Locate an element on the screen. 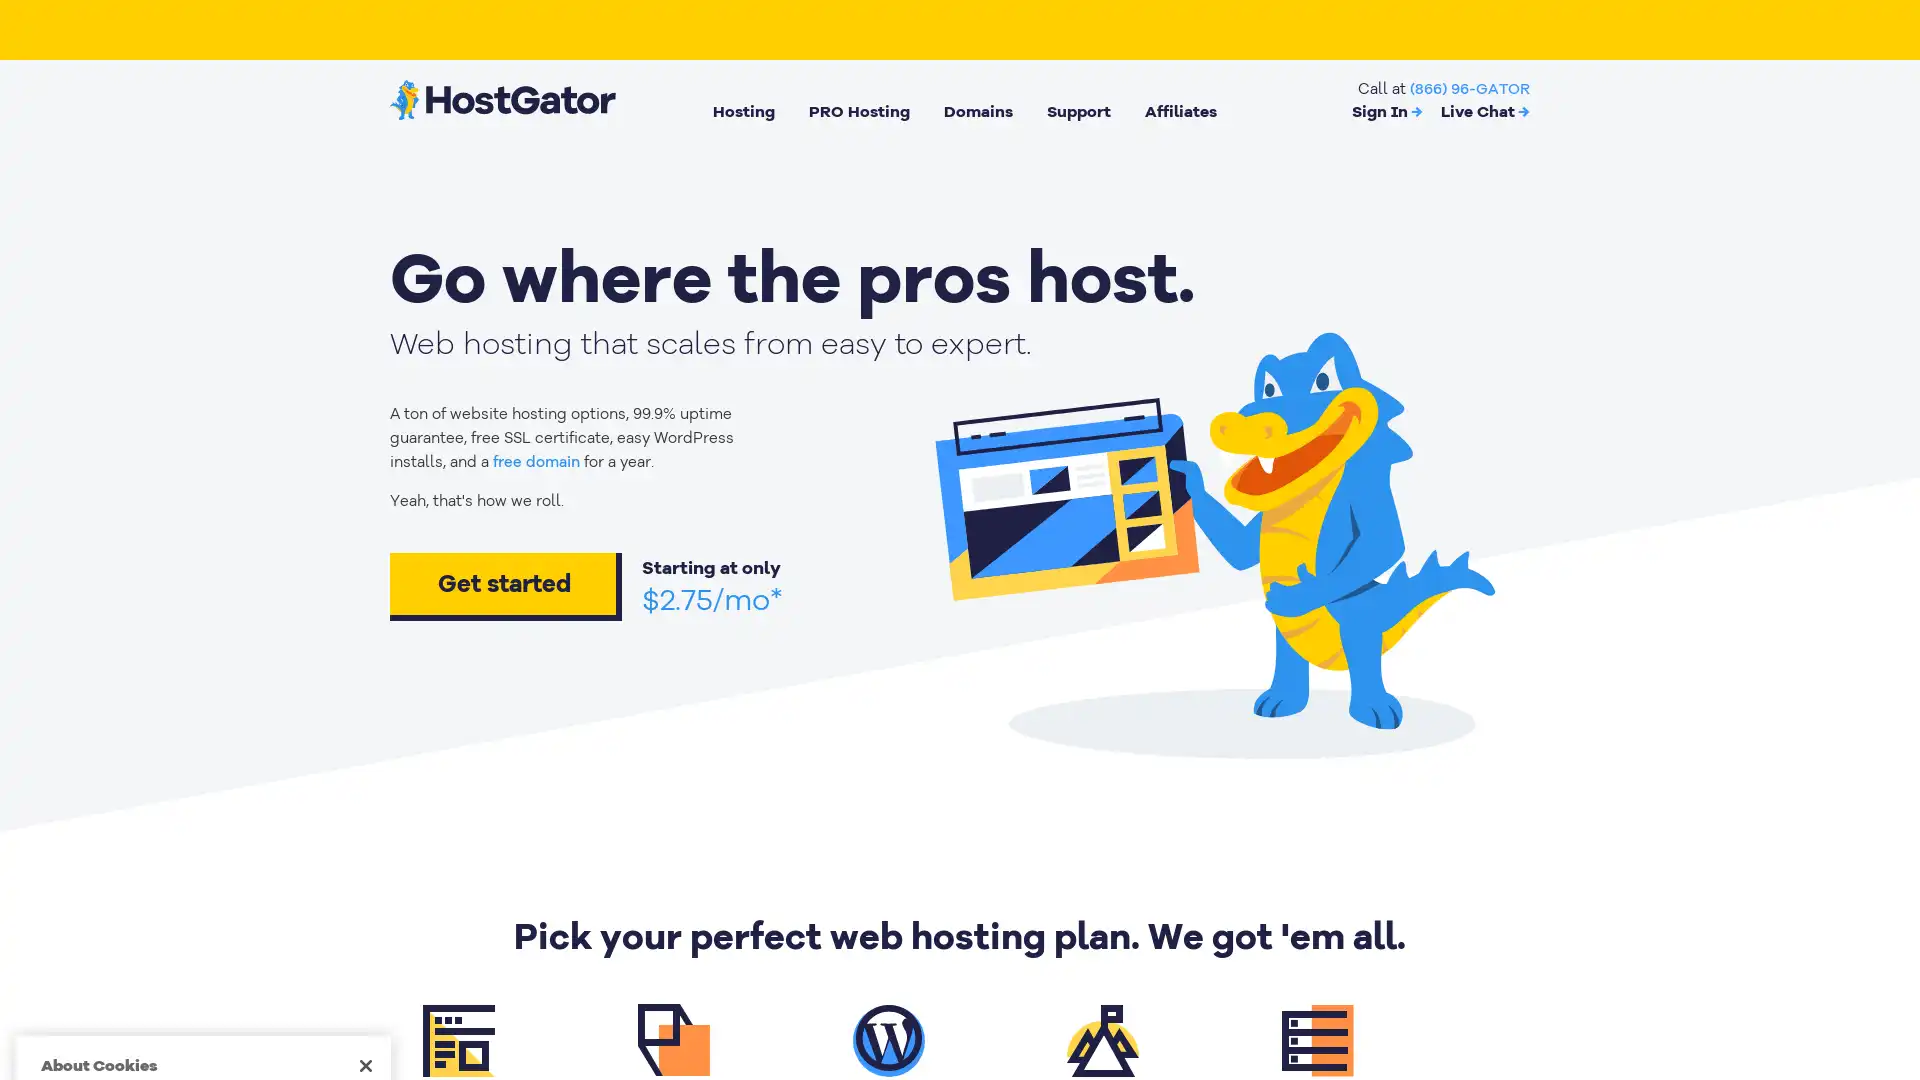  $2.75/mo* is located at coordinates (712, 599).